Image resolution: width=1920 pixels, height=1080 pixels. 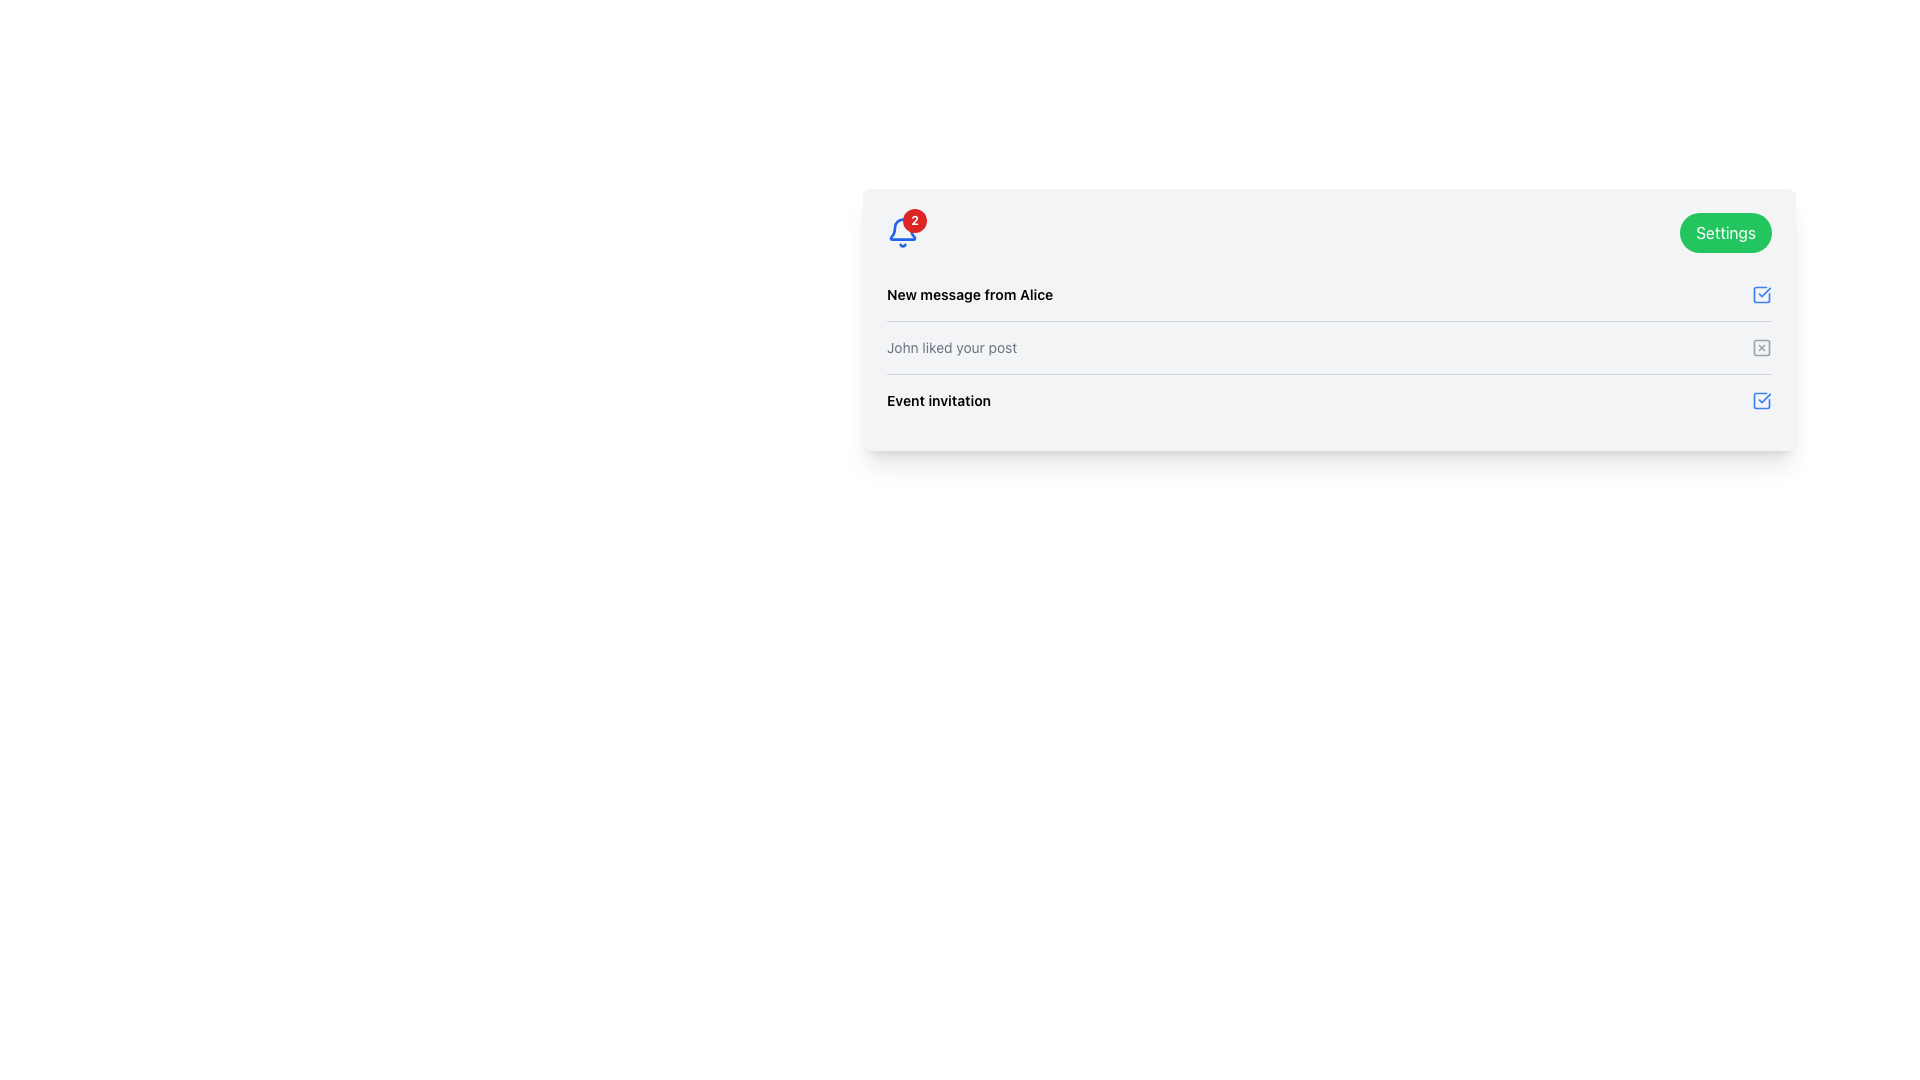 What do you see at coordinates (901, 231) in the screenshot?
I see `the Notification Icon, which indicates the number of new or unread notifications and is located in the top-left corner of the notification panel` at bounding box center [901, 231].